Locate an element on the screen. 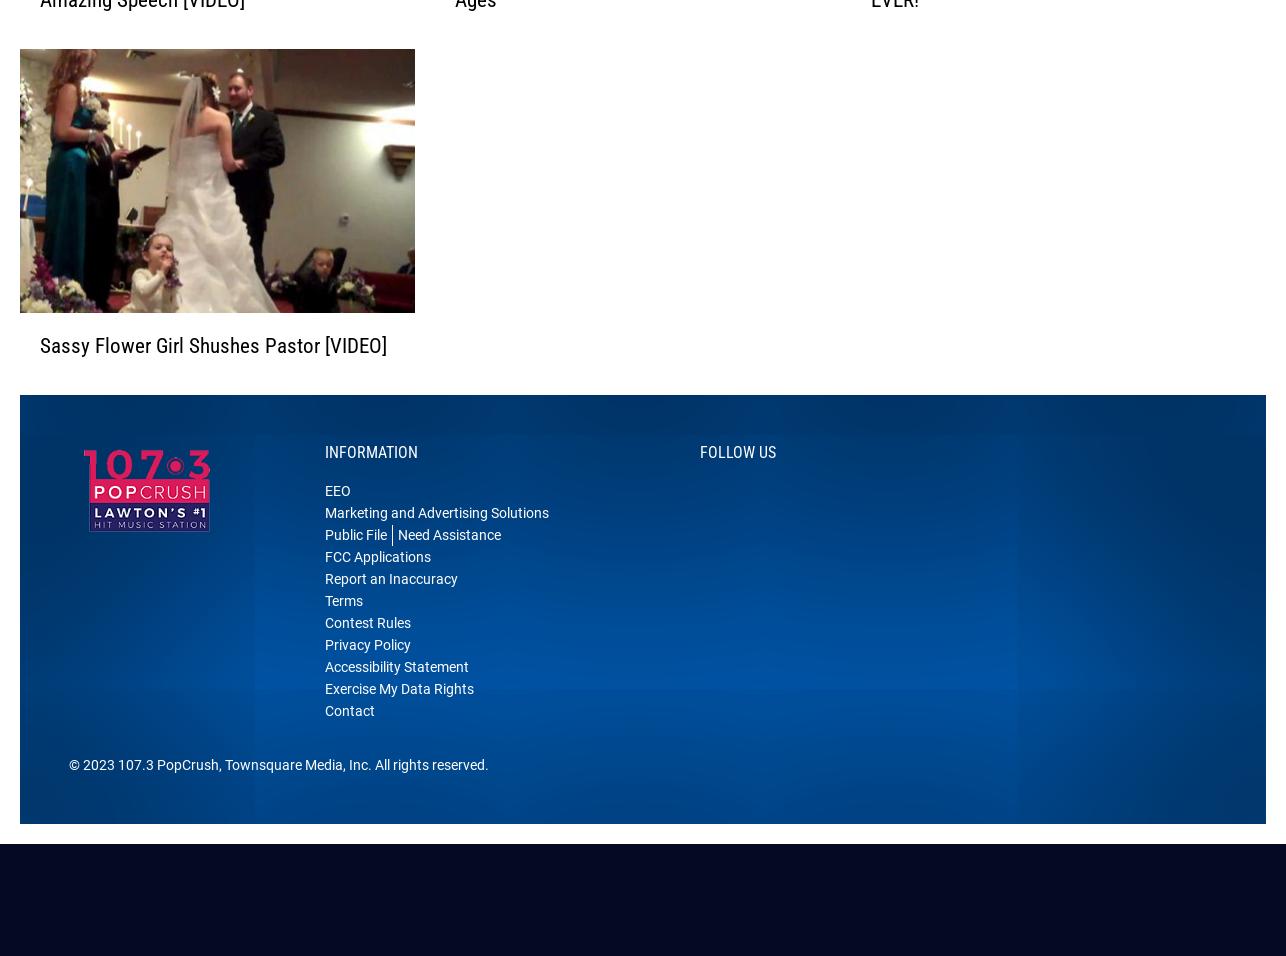  '107.3 PopCrush' is located at coordinates (168, 789).